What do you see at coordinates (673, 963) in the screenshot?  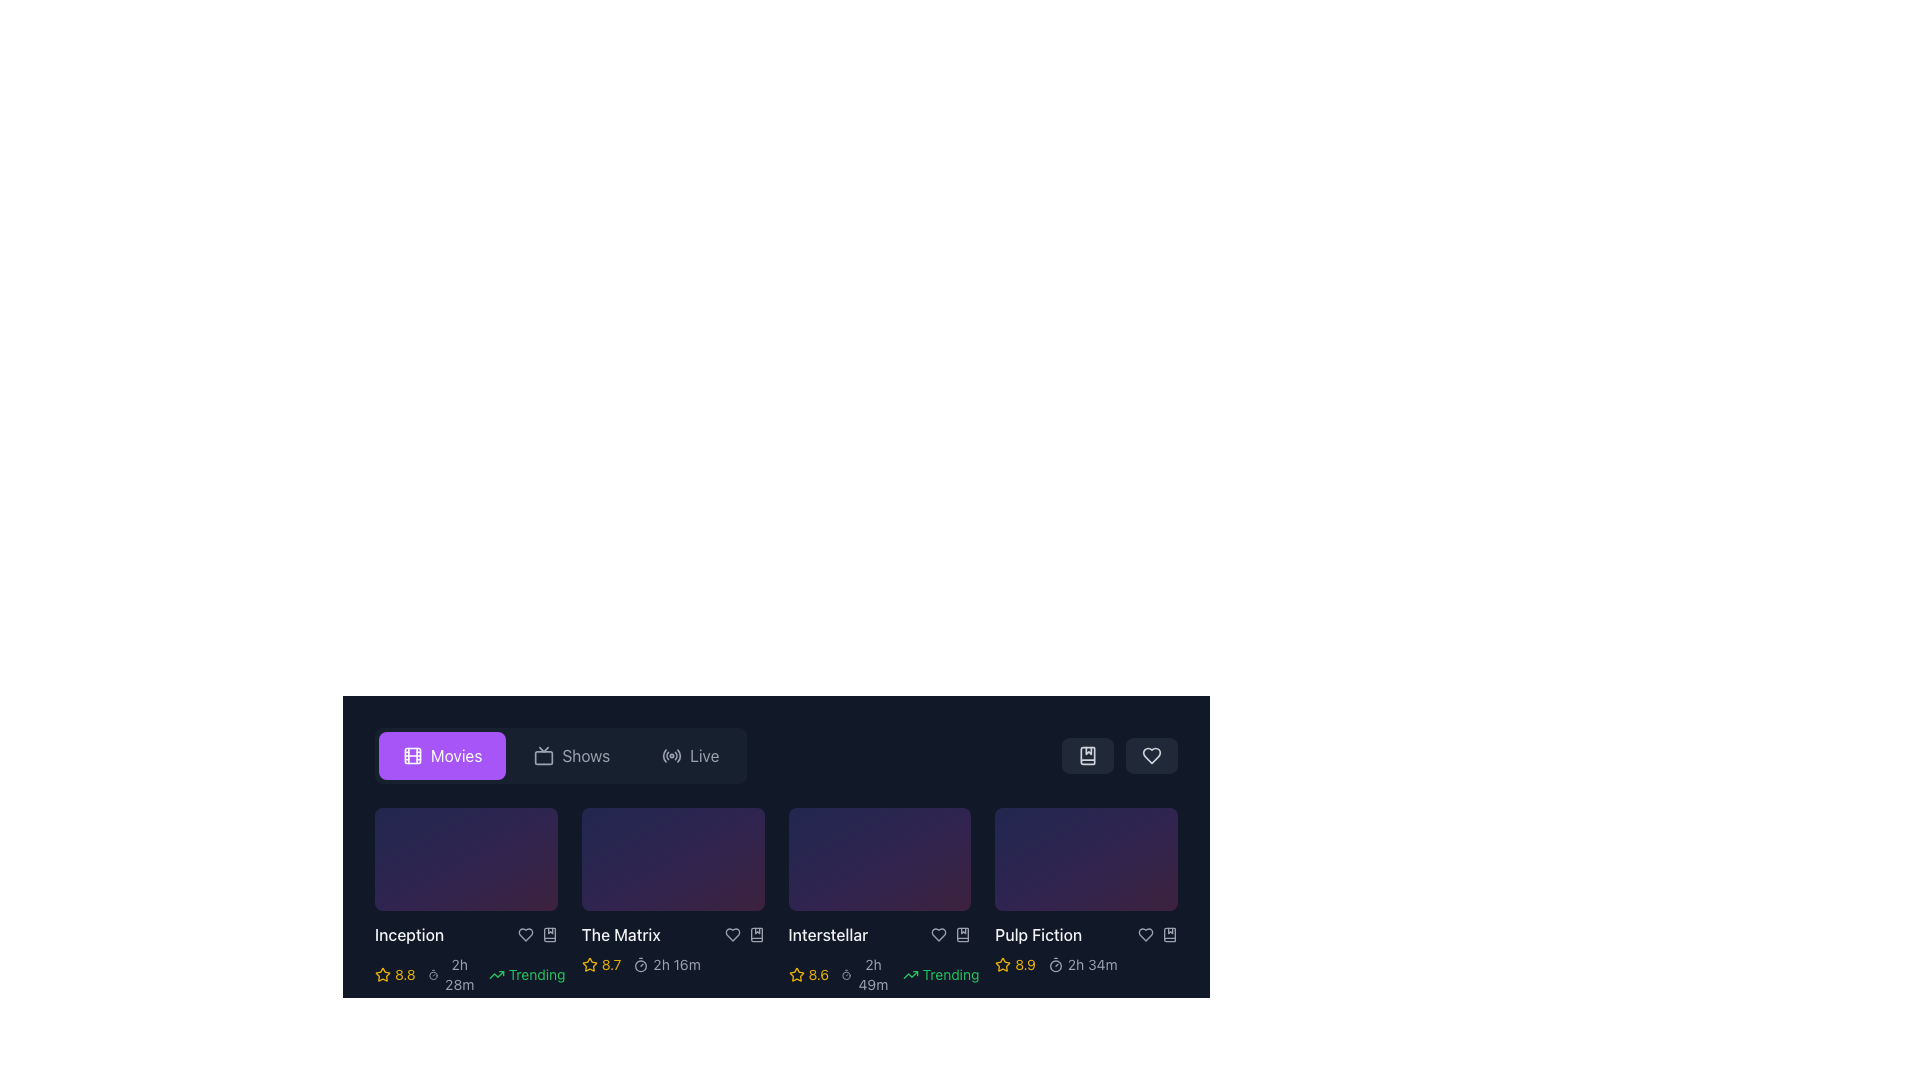 I see `the static text displaying '2h 16m', which is styled in light gray color and located below the title 'The Matrix' and adjacent to a timer icon` at bounding box center [673, 963].